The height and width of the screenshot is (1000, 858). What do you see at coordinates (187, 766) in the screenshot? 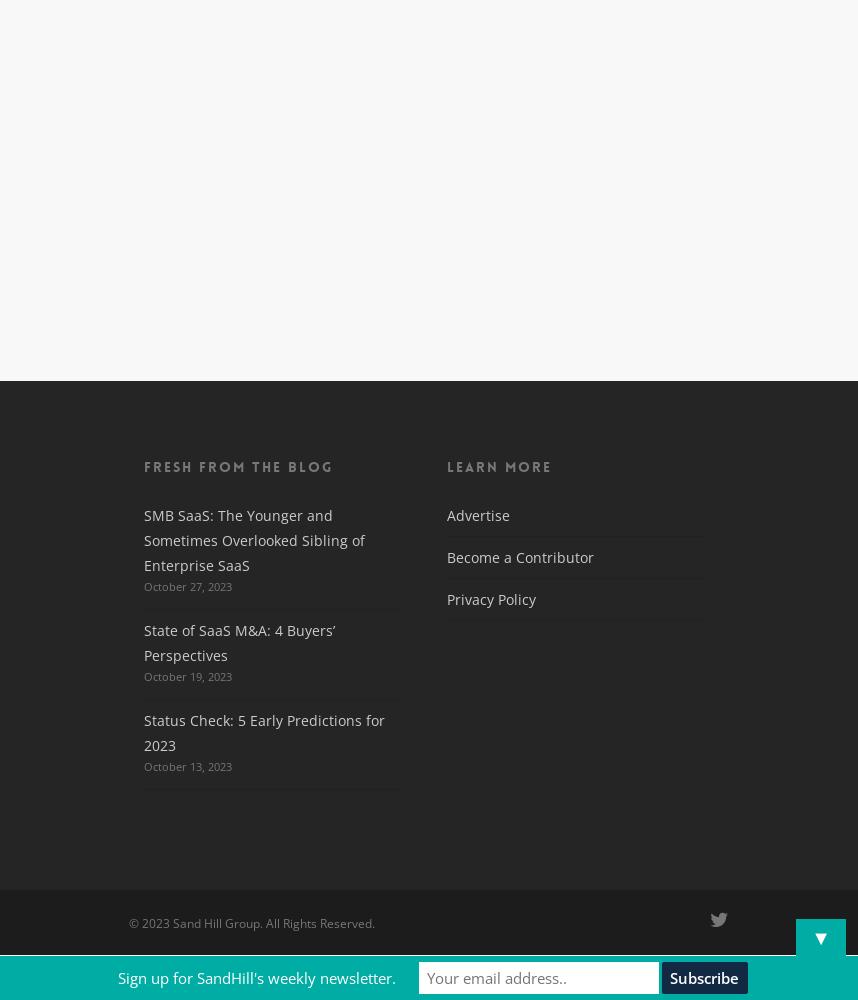
I see `'October 13, 2023'` at bounding box center [187, 766].